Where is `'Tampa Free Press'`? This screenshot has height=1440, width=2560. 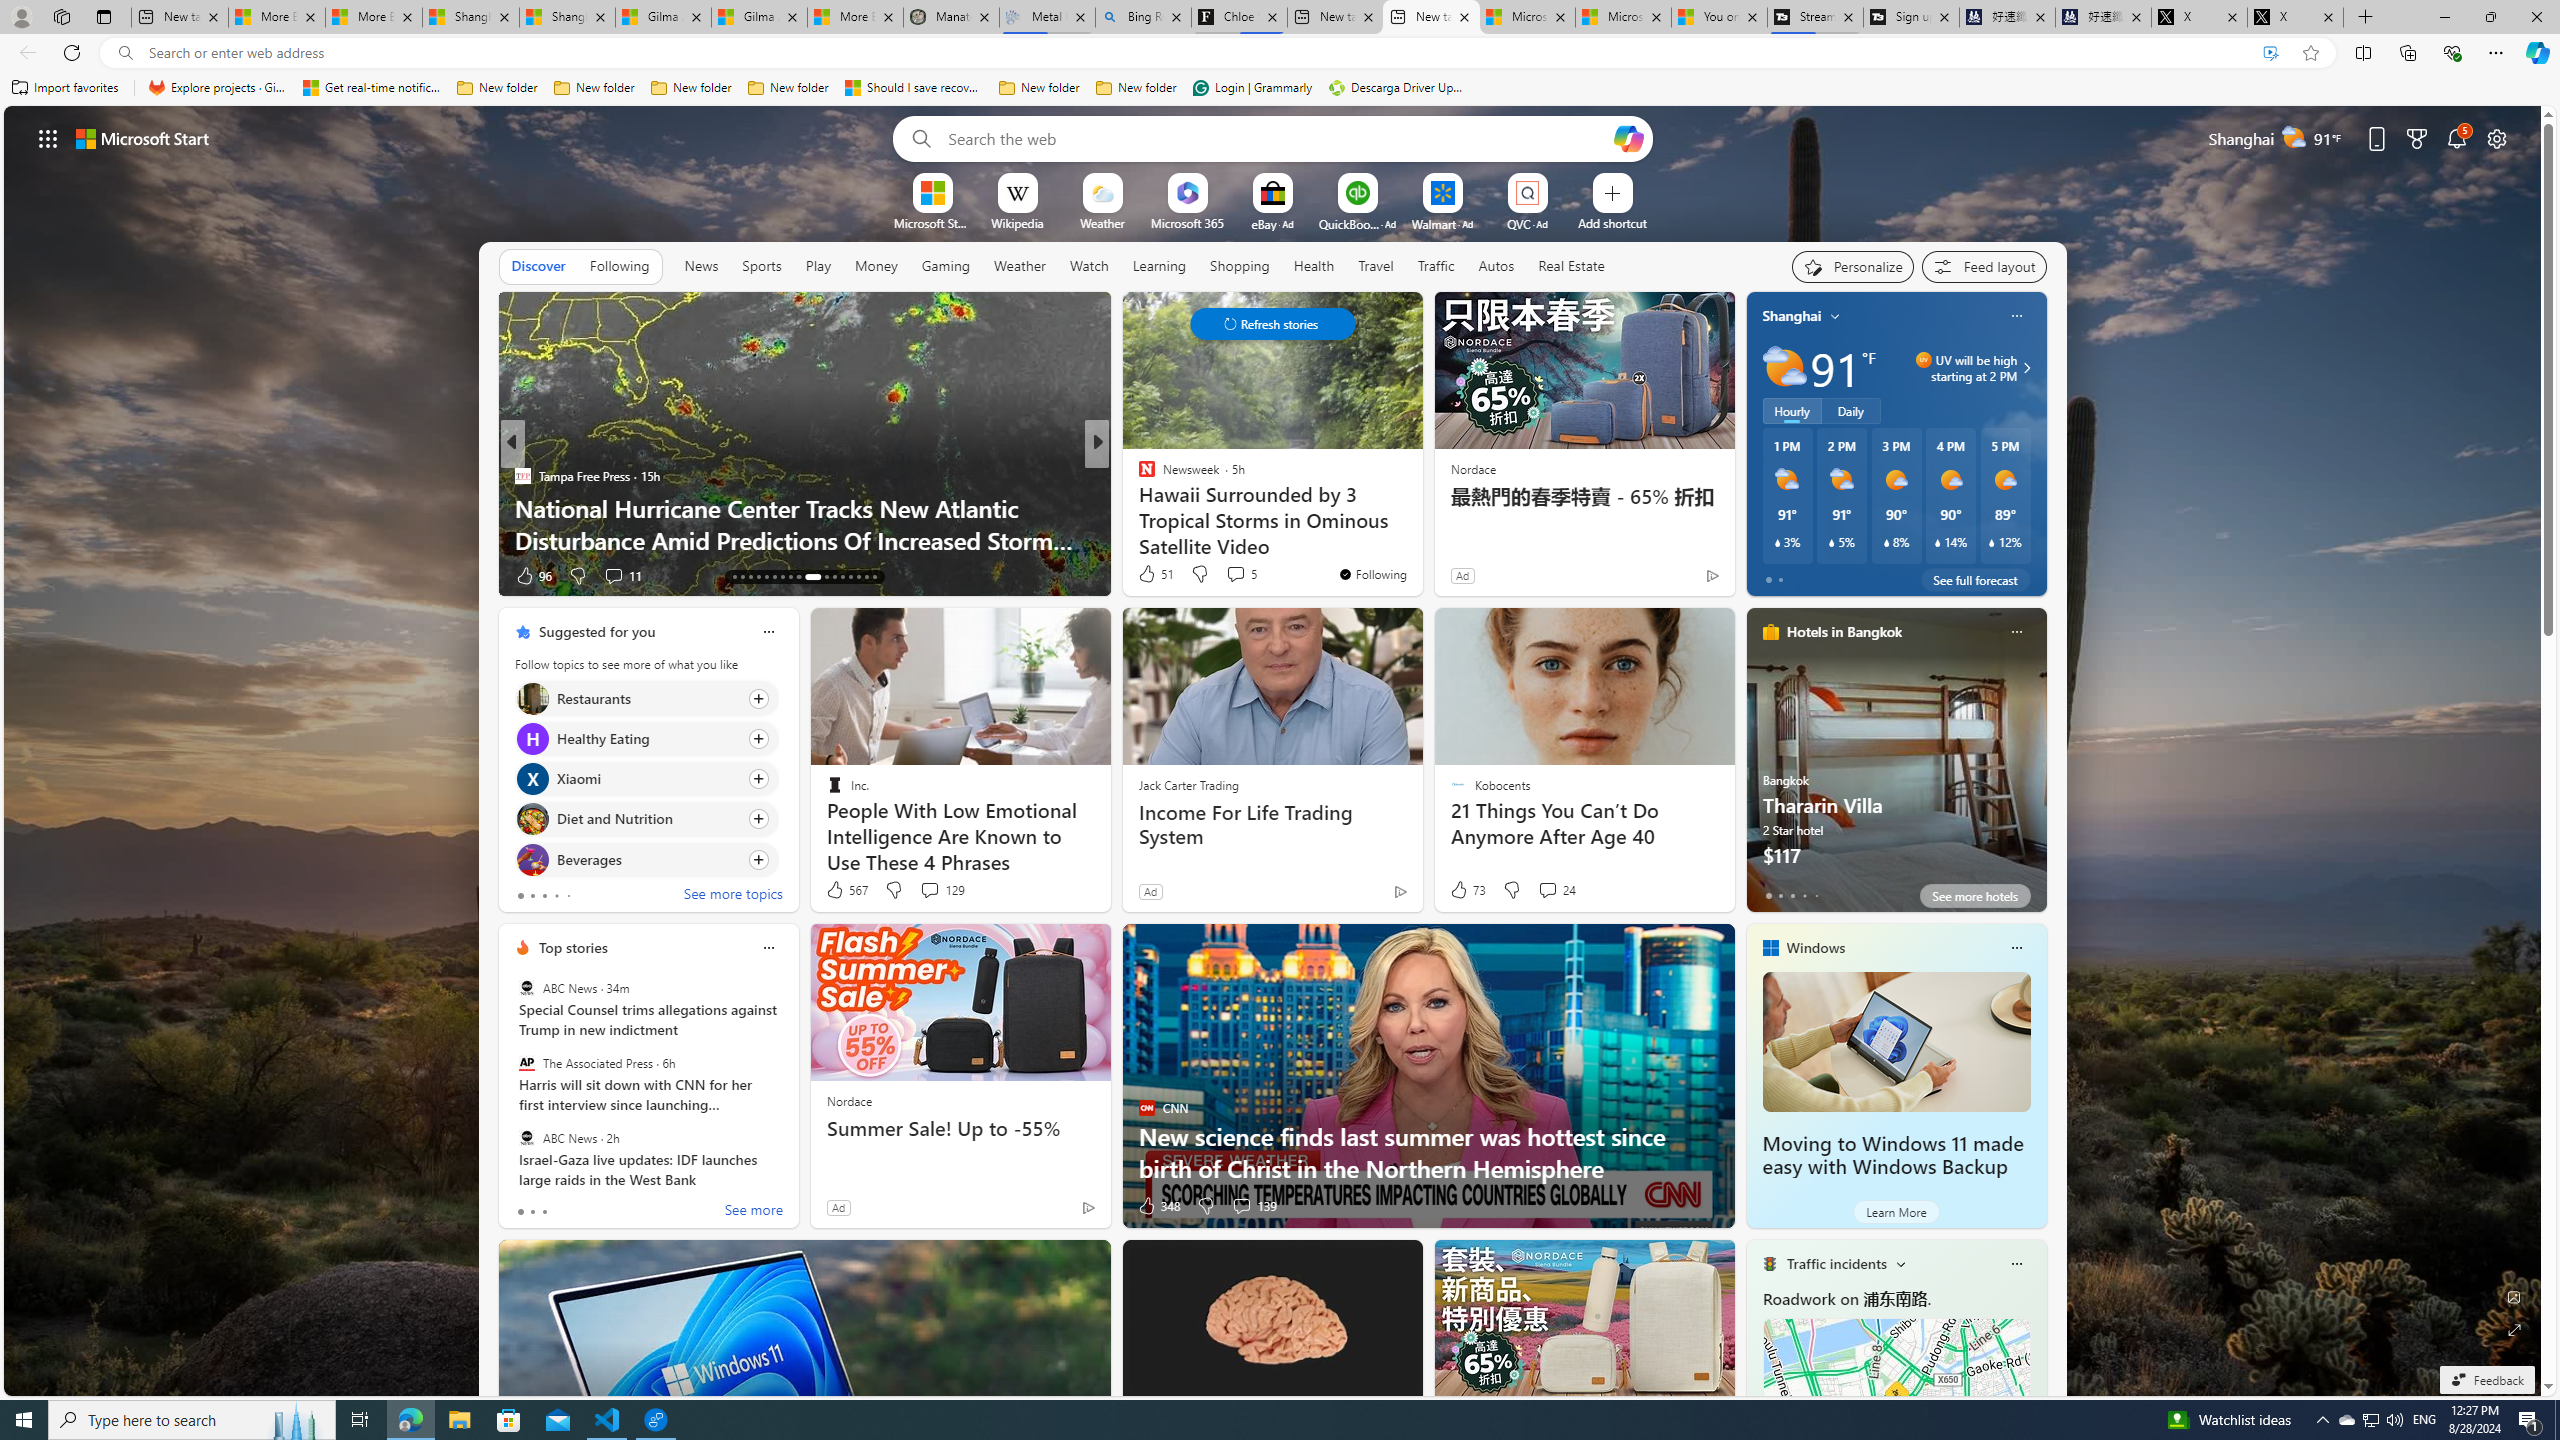 'Tampa Free Press' is located at coordinates (521, 474).